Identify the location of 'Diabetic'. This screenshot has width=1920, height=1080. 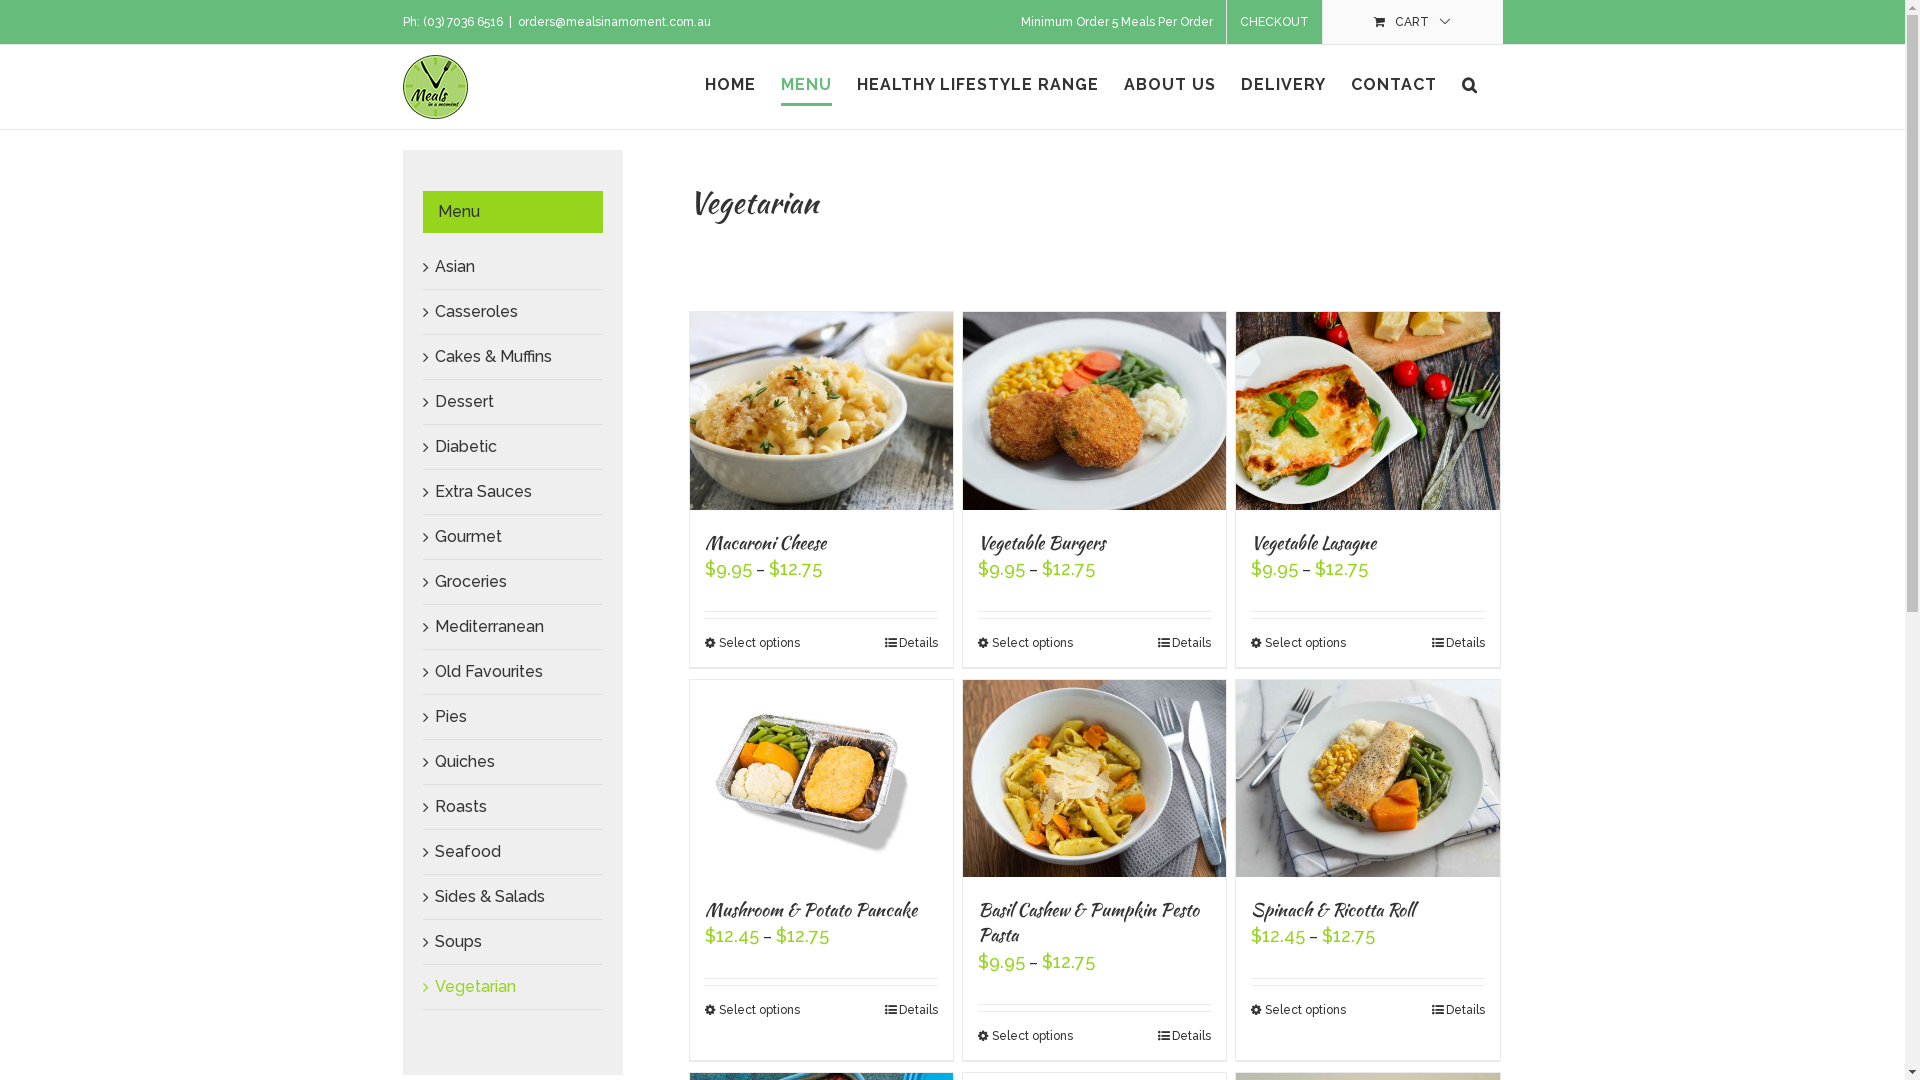
(464, 445).